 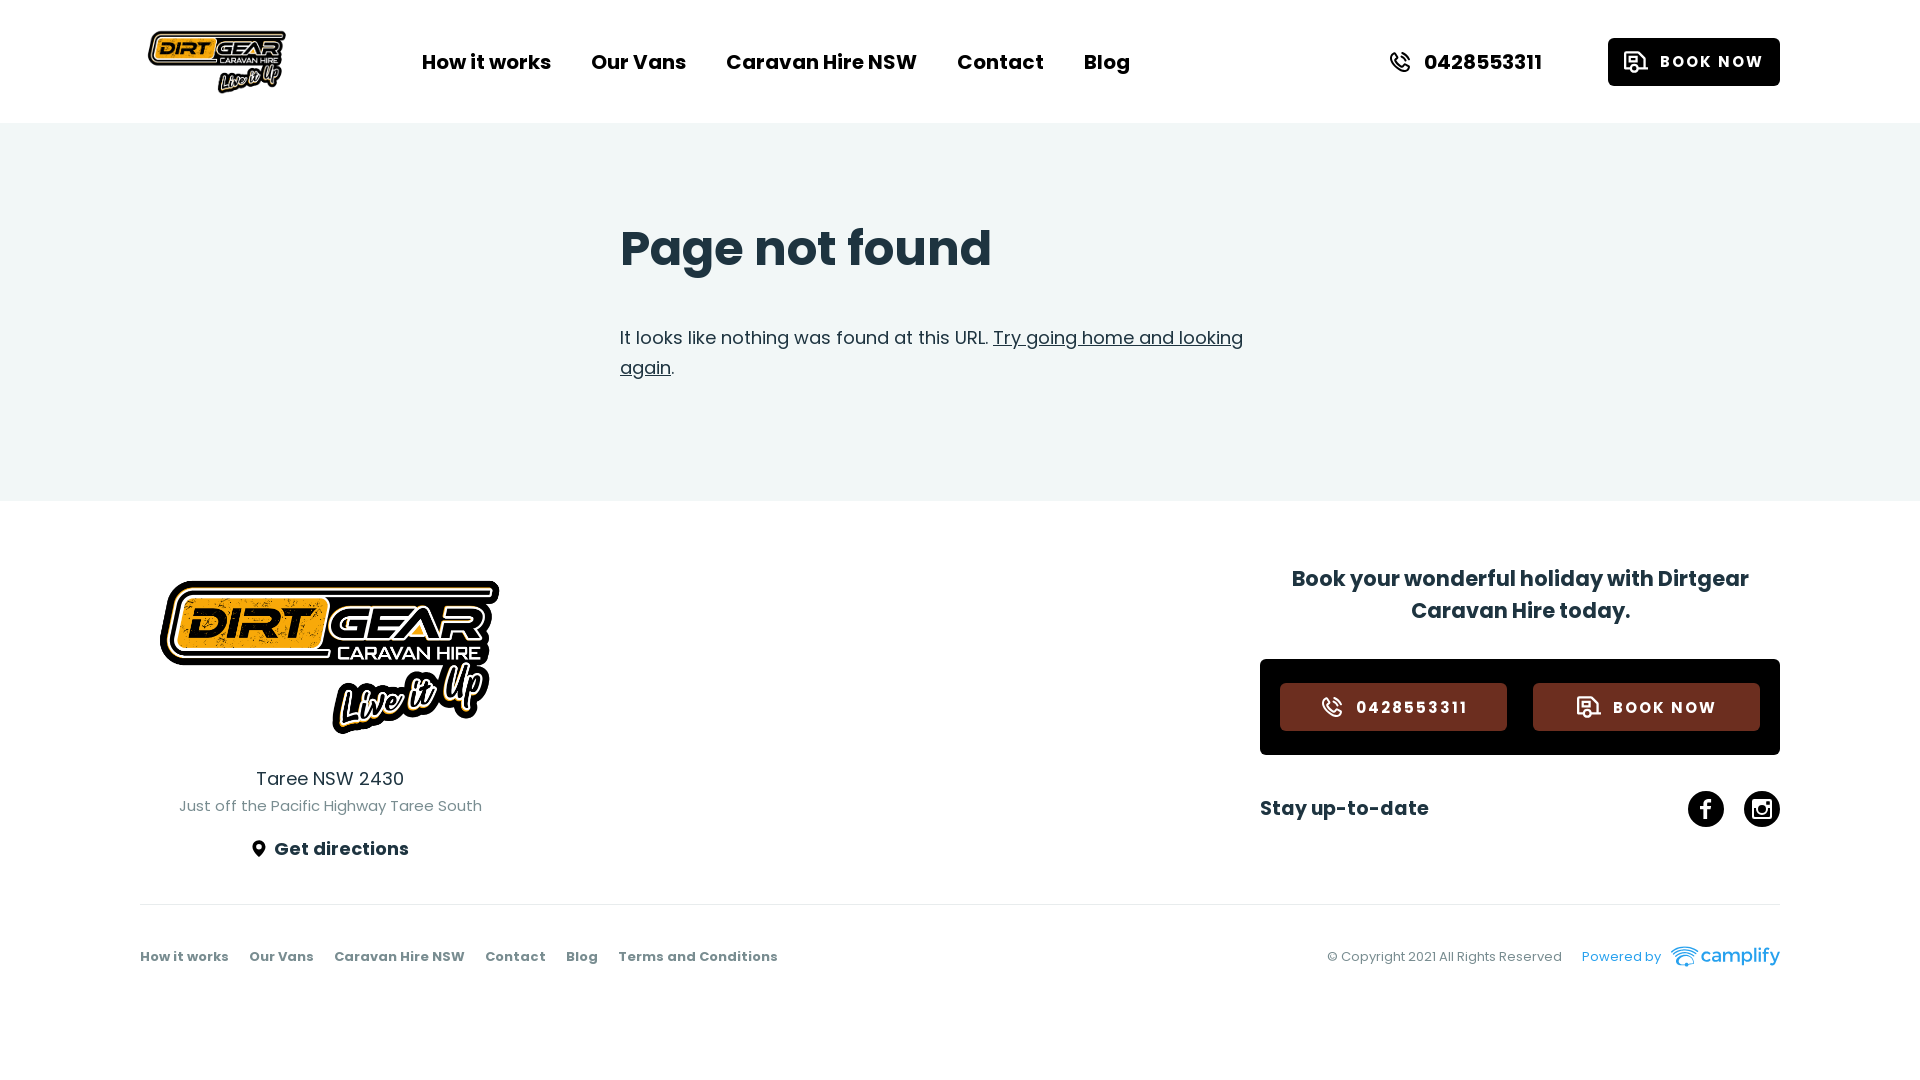 What do you see at coordinates (637, 60) in the screenshot?
I see `'Our Vans'` at bounding box center [637, 60].